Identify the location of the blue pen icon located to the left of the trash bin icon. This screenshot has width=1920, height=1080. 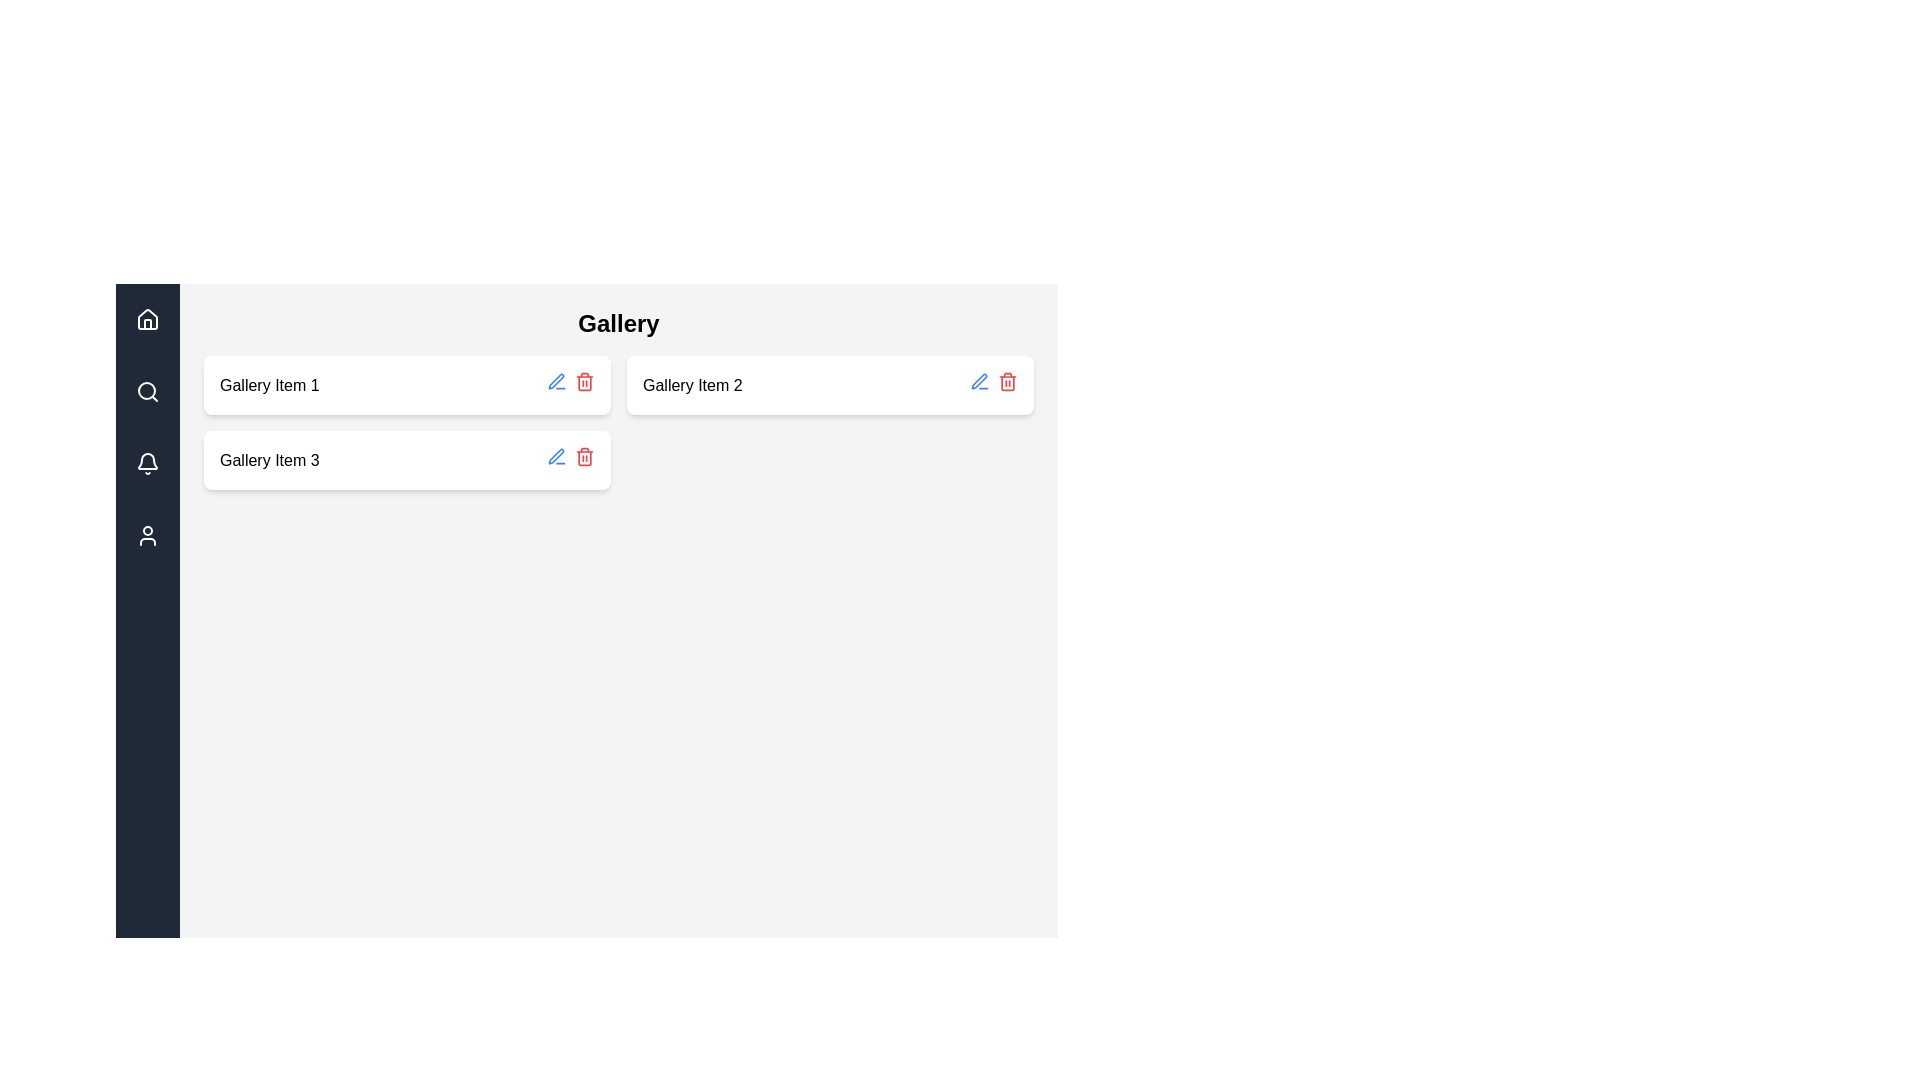
(556, 381).